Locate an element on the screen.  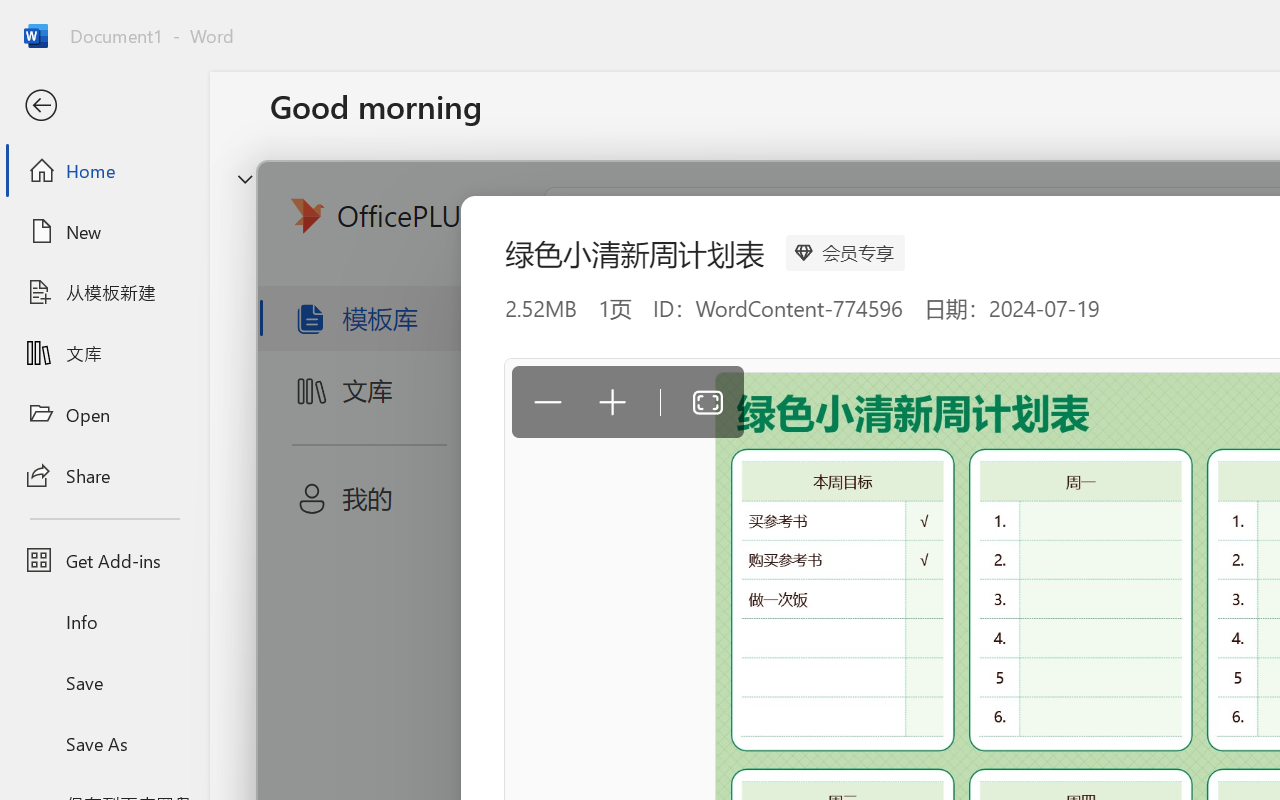
'Back' is located at coordinates (103, 105).